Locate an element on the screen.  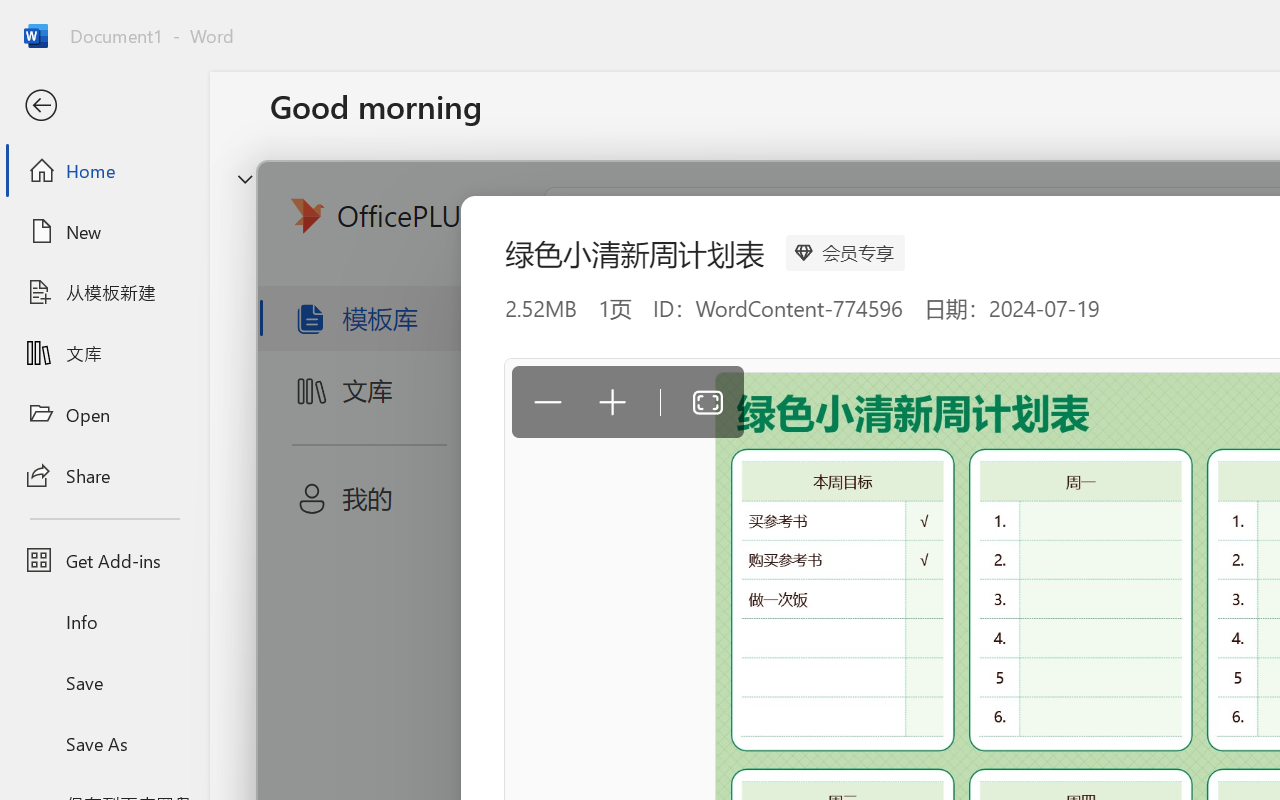
'Back' is located at coordinates (103, 105).